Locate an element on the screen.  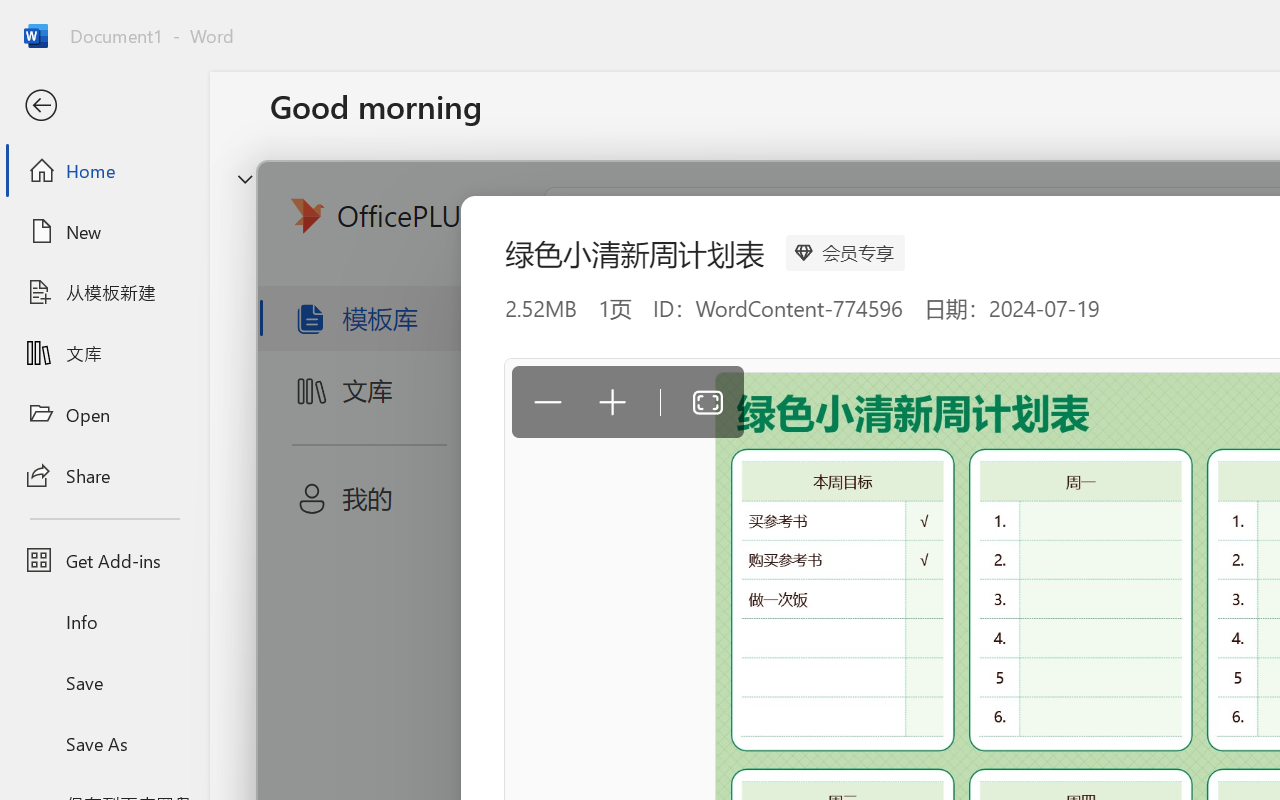
'Back' is located at coordinates (103, 105).